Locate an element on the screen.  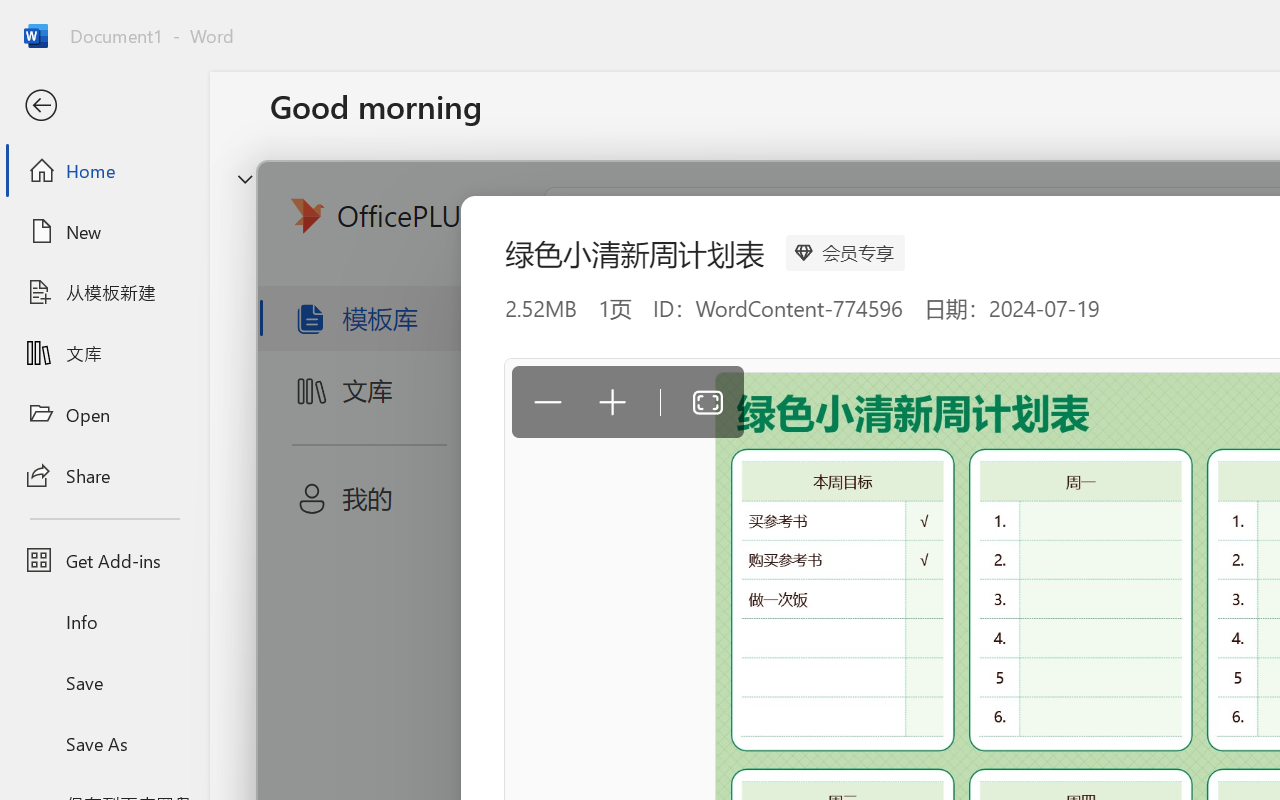
'Back' is located at coordinates (103, 105).